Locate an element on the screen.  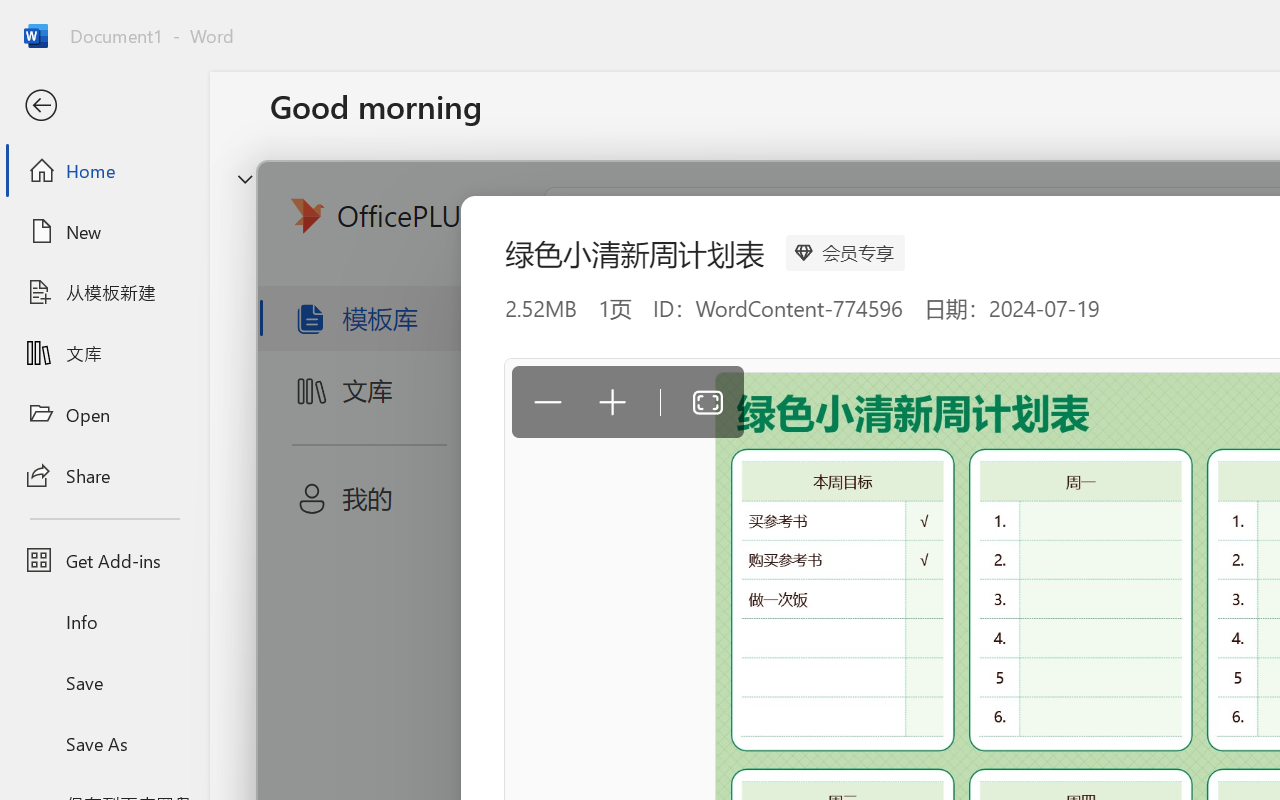
'Back' is located at coordinates (103, 105).